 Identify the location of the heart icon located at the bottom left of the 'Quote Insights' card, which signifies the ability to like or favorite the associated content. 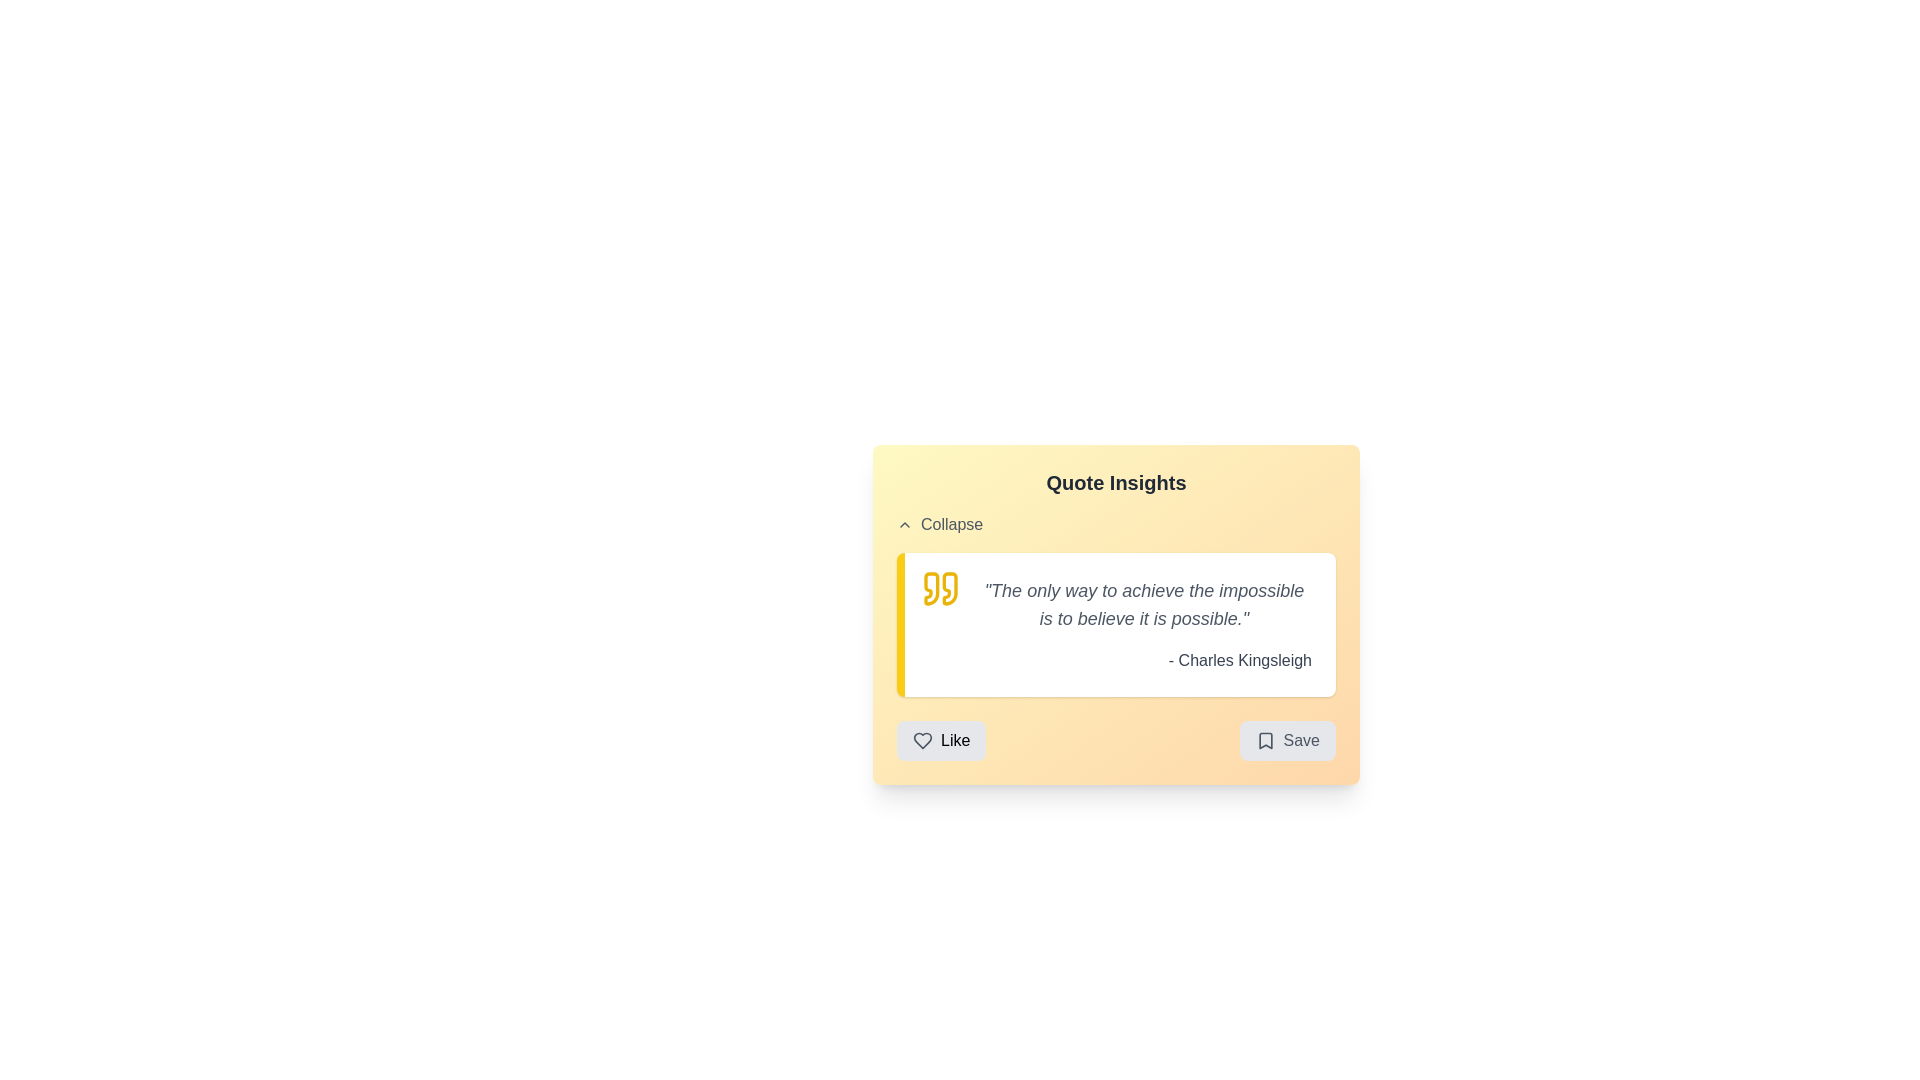
(921, 740).